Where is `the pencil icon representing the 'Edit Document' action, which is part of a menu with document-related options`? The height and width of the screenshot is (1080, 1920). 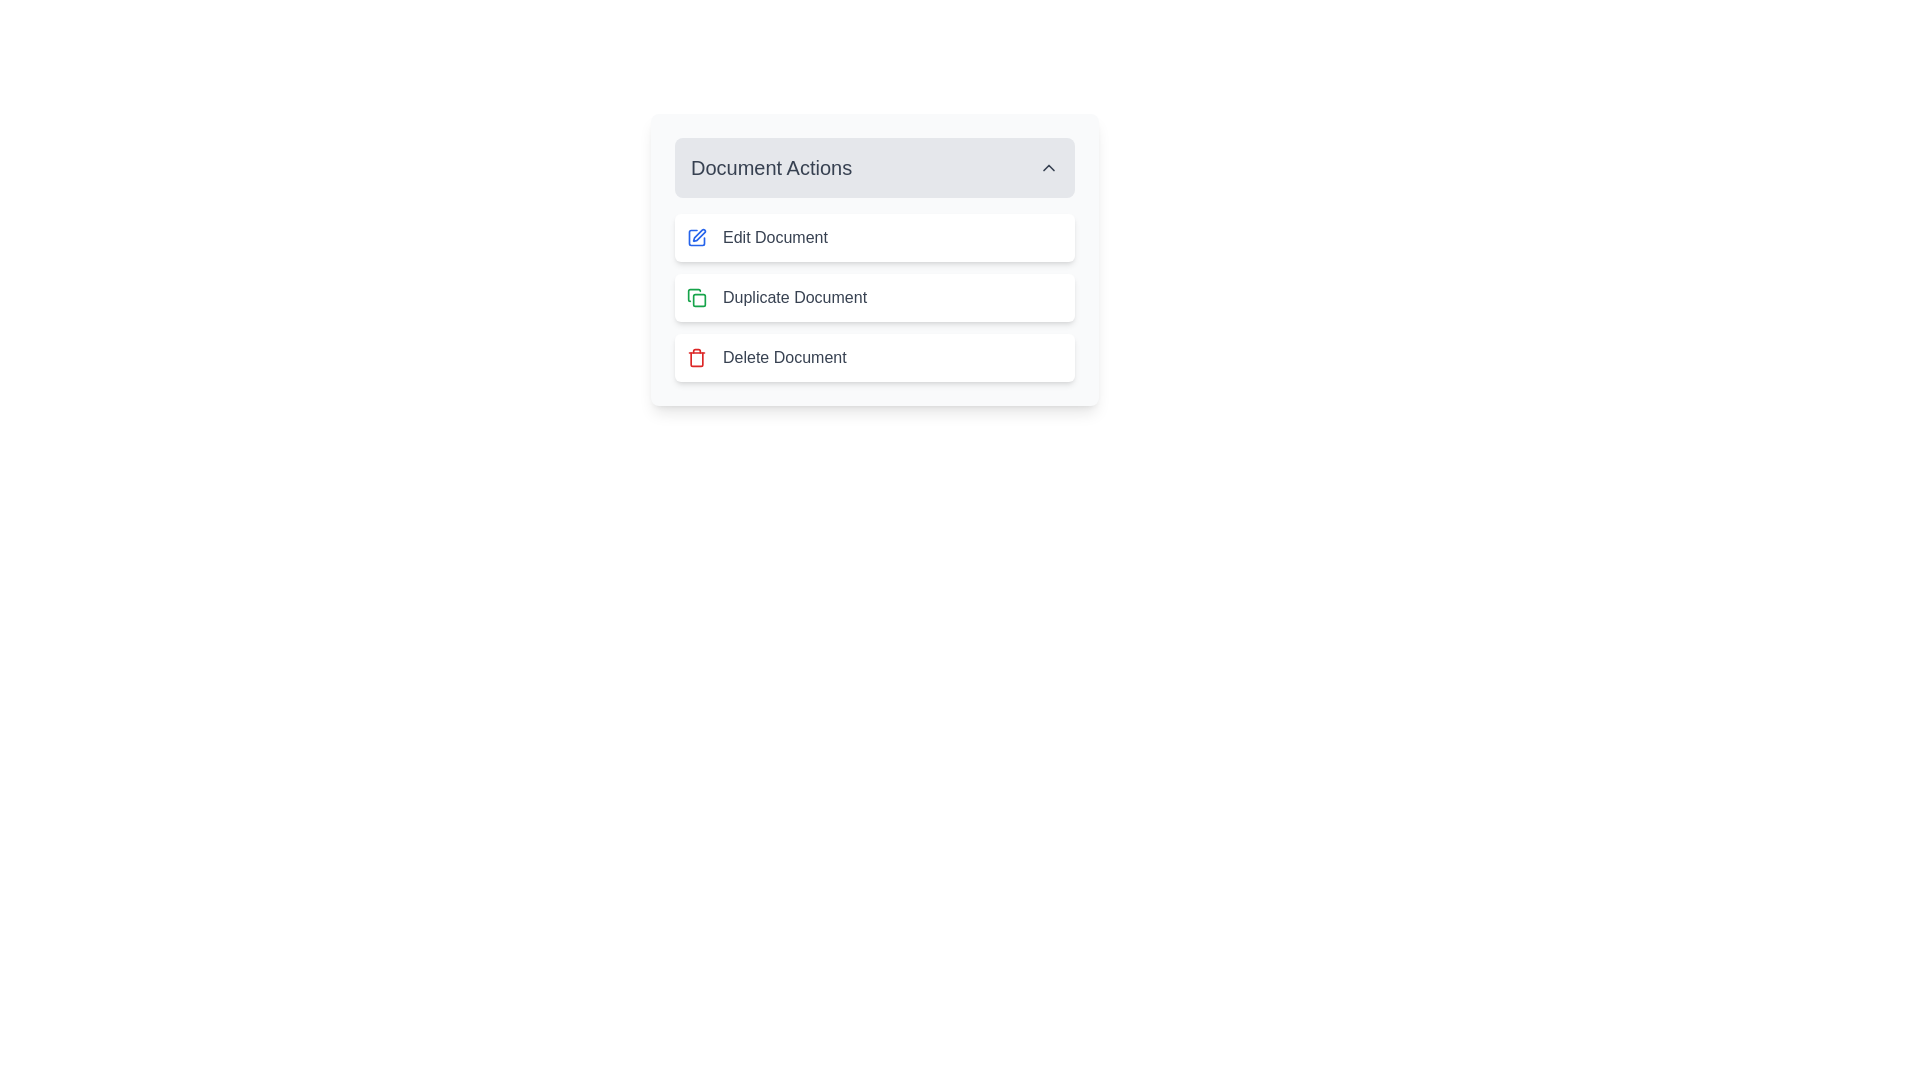 the pencil icon representing the 'Edit Document' action, which is part of a menu with document-related options is located at coordinates (696, 237).